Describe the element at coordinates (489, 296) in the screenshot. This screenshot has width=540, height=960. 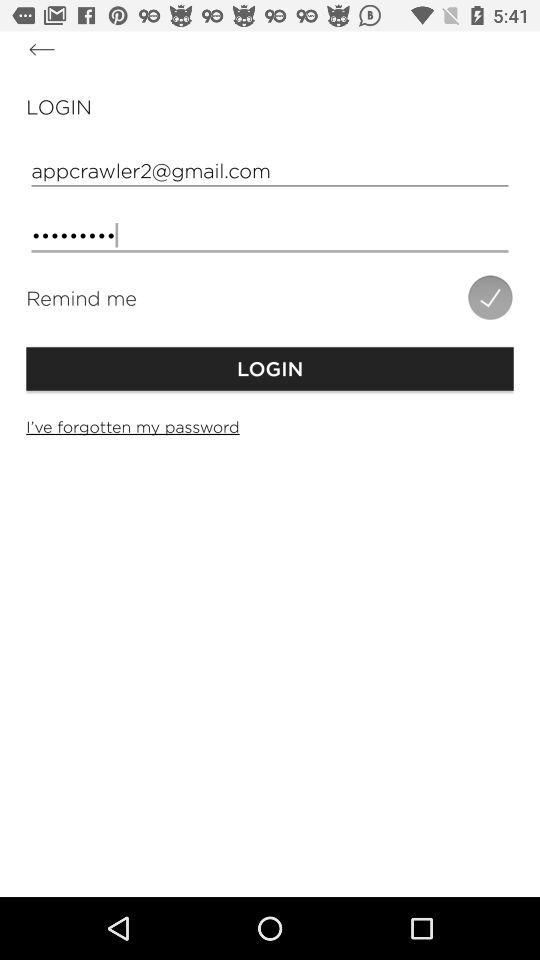
I see `the icon to the right of remind me item` at that location.